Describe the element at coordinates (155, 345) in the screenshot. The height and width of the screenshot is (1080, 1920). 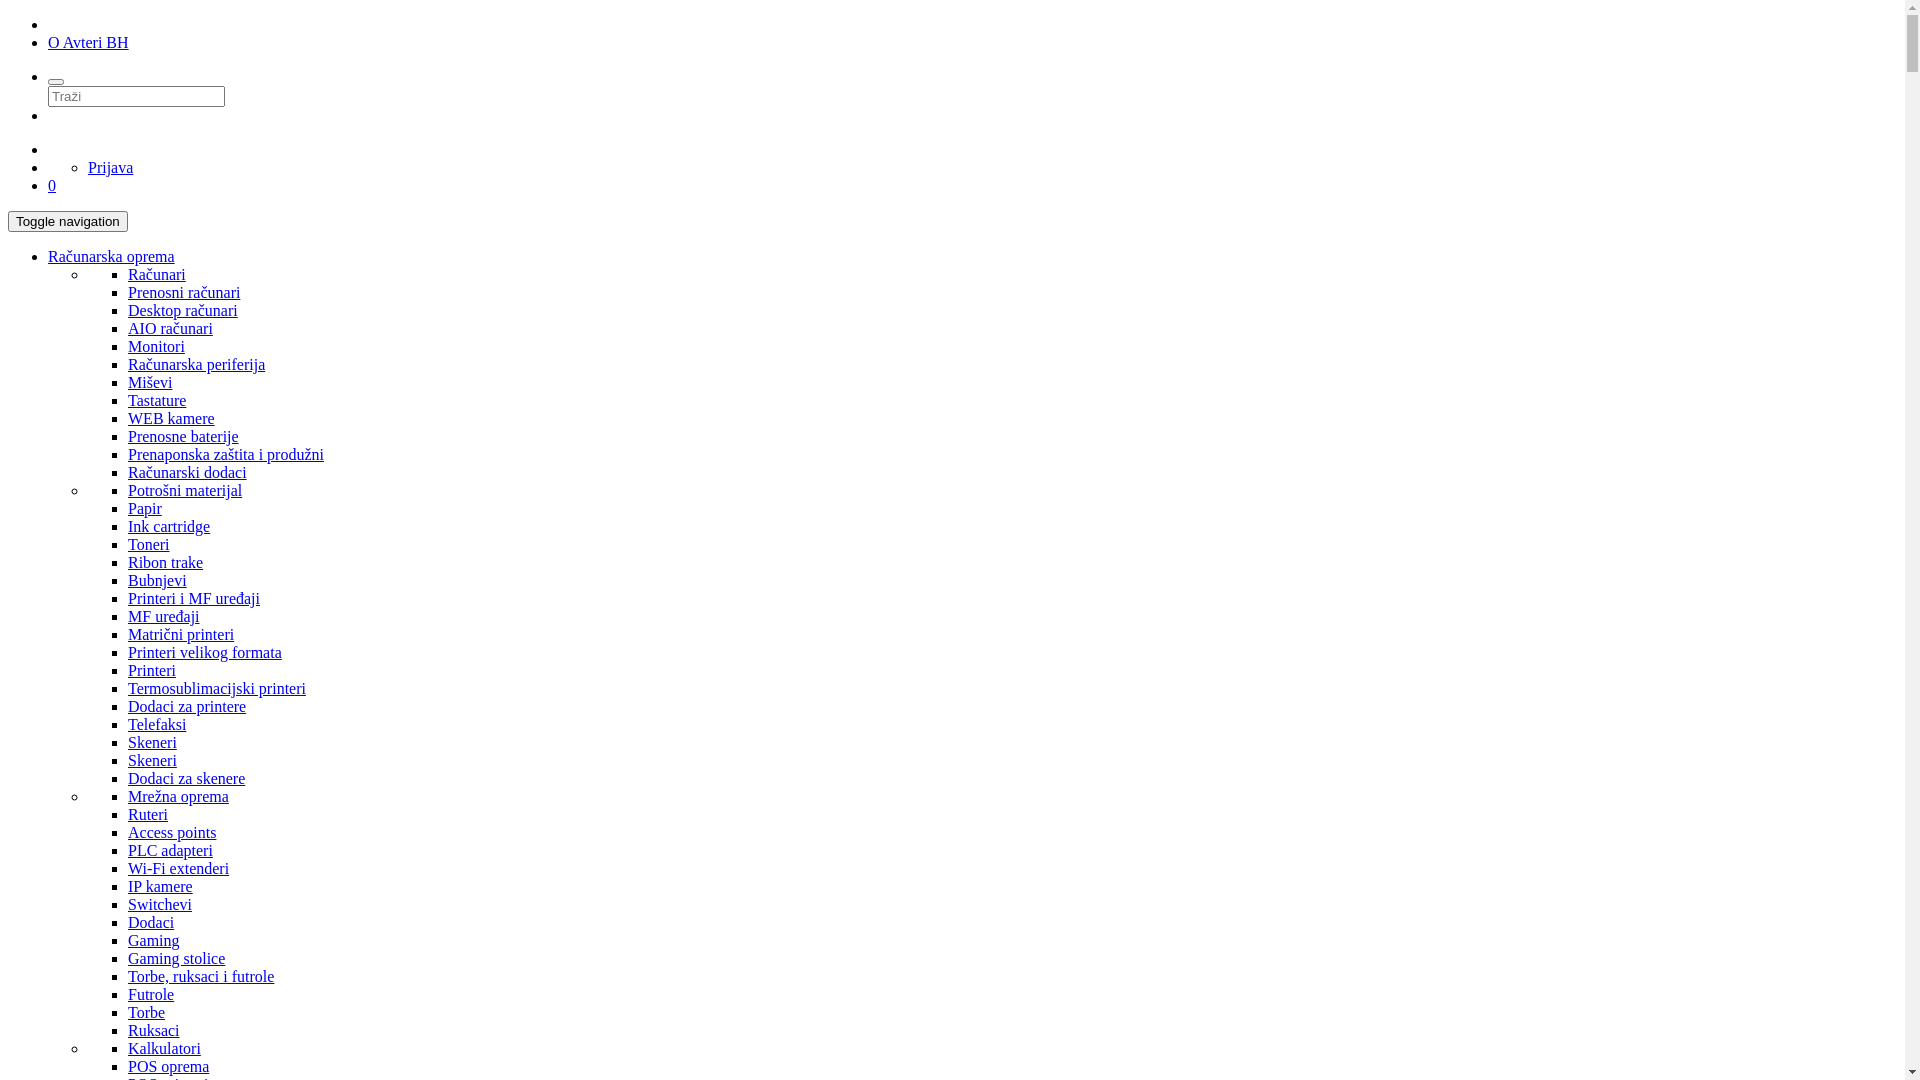
I see `'Monitori'` at that location.